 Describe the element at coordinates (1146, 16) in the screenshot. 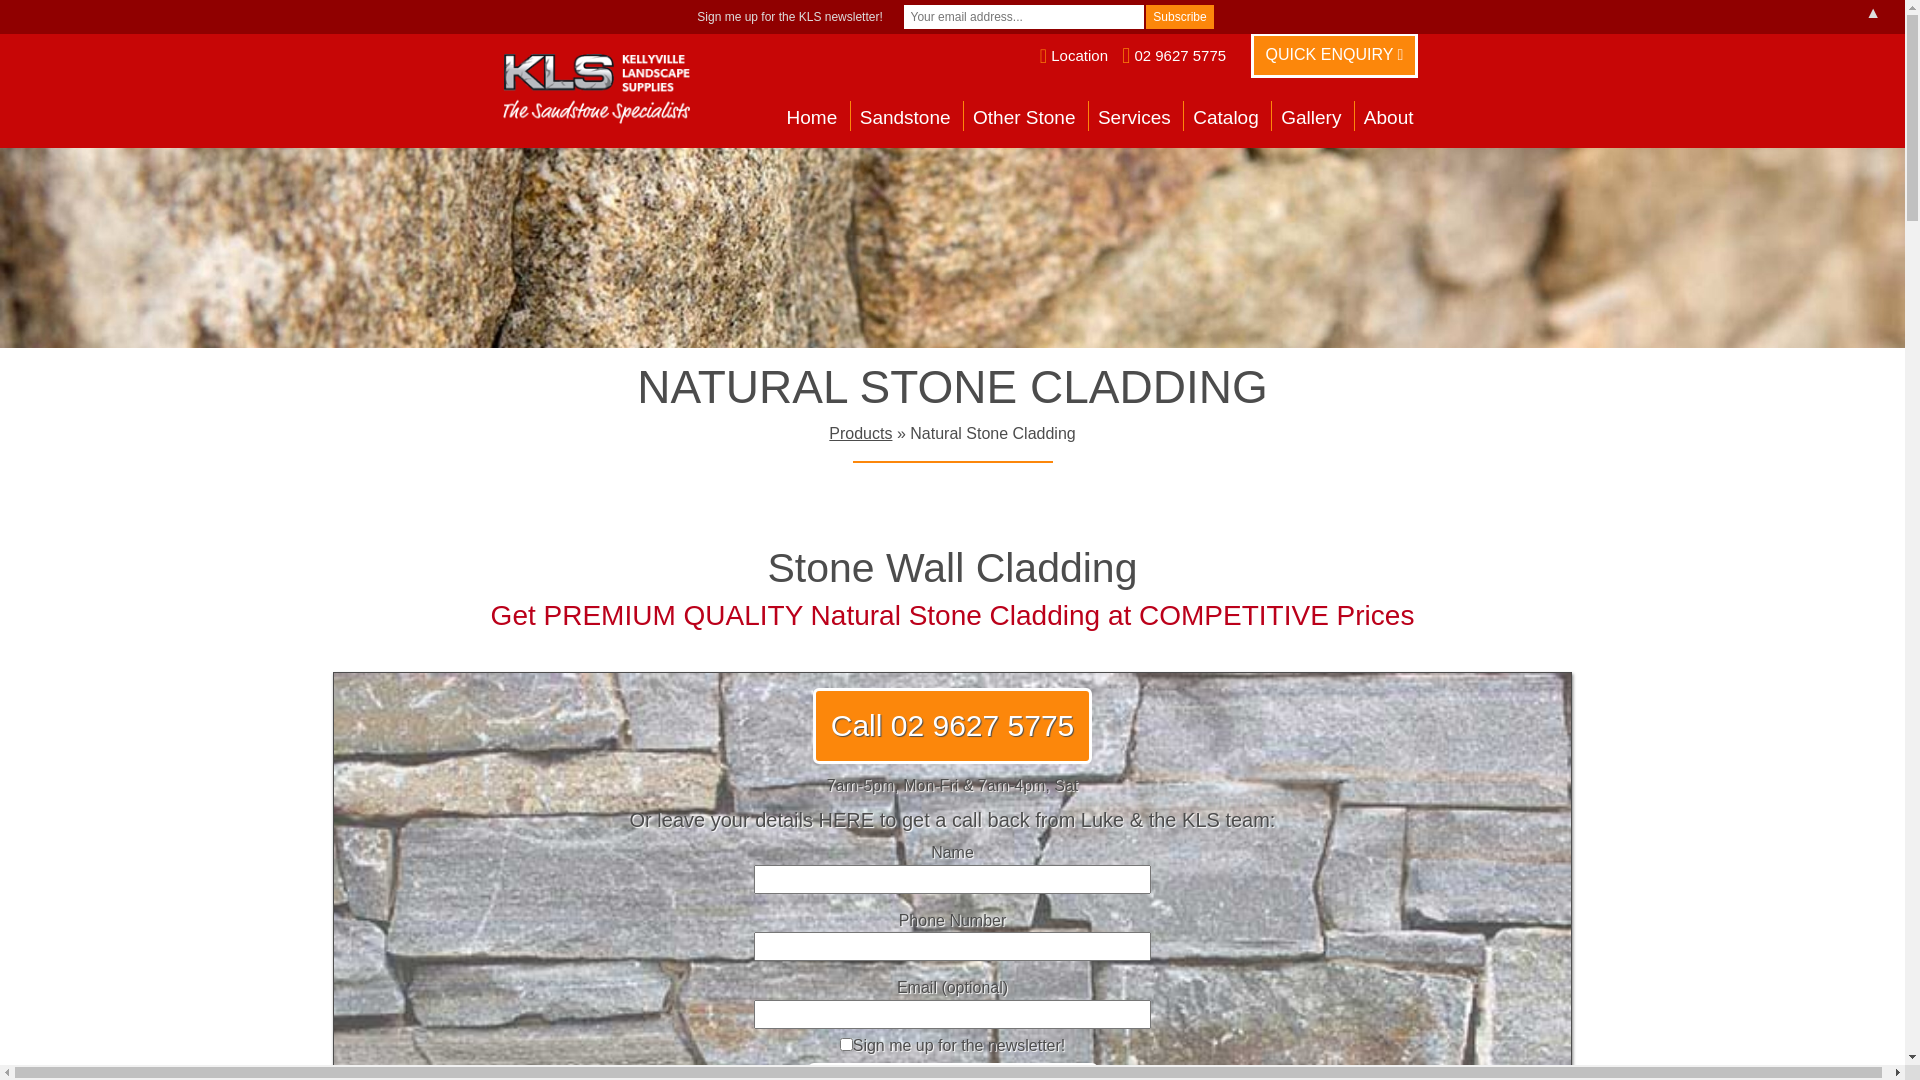

I see `'Subscribe'` at that location.